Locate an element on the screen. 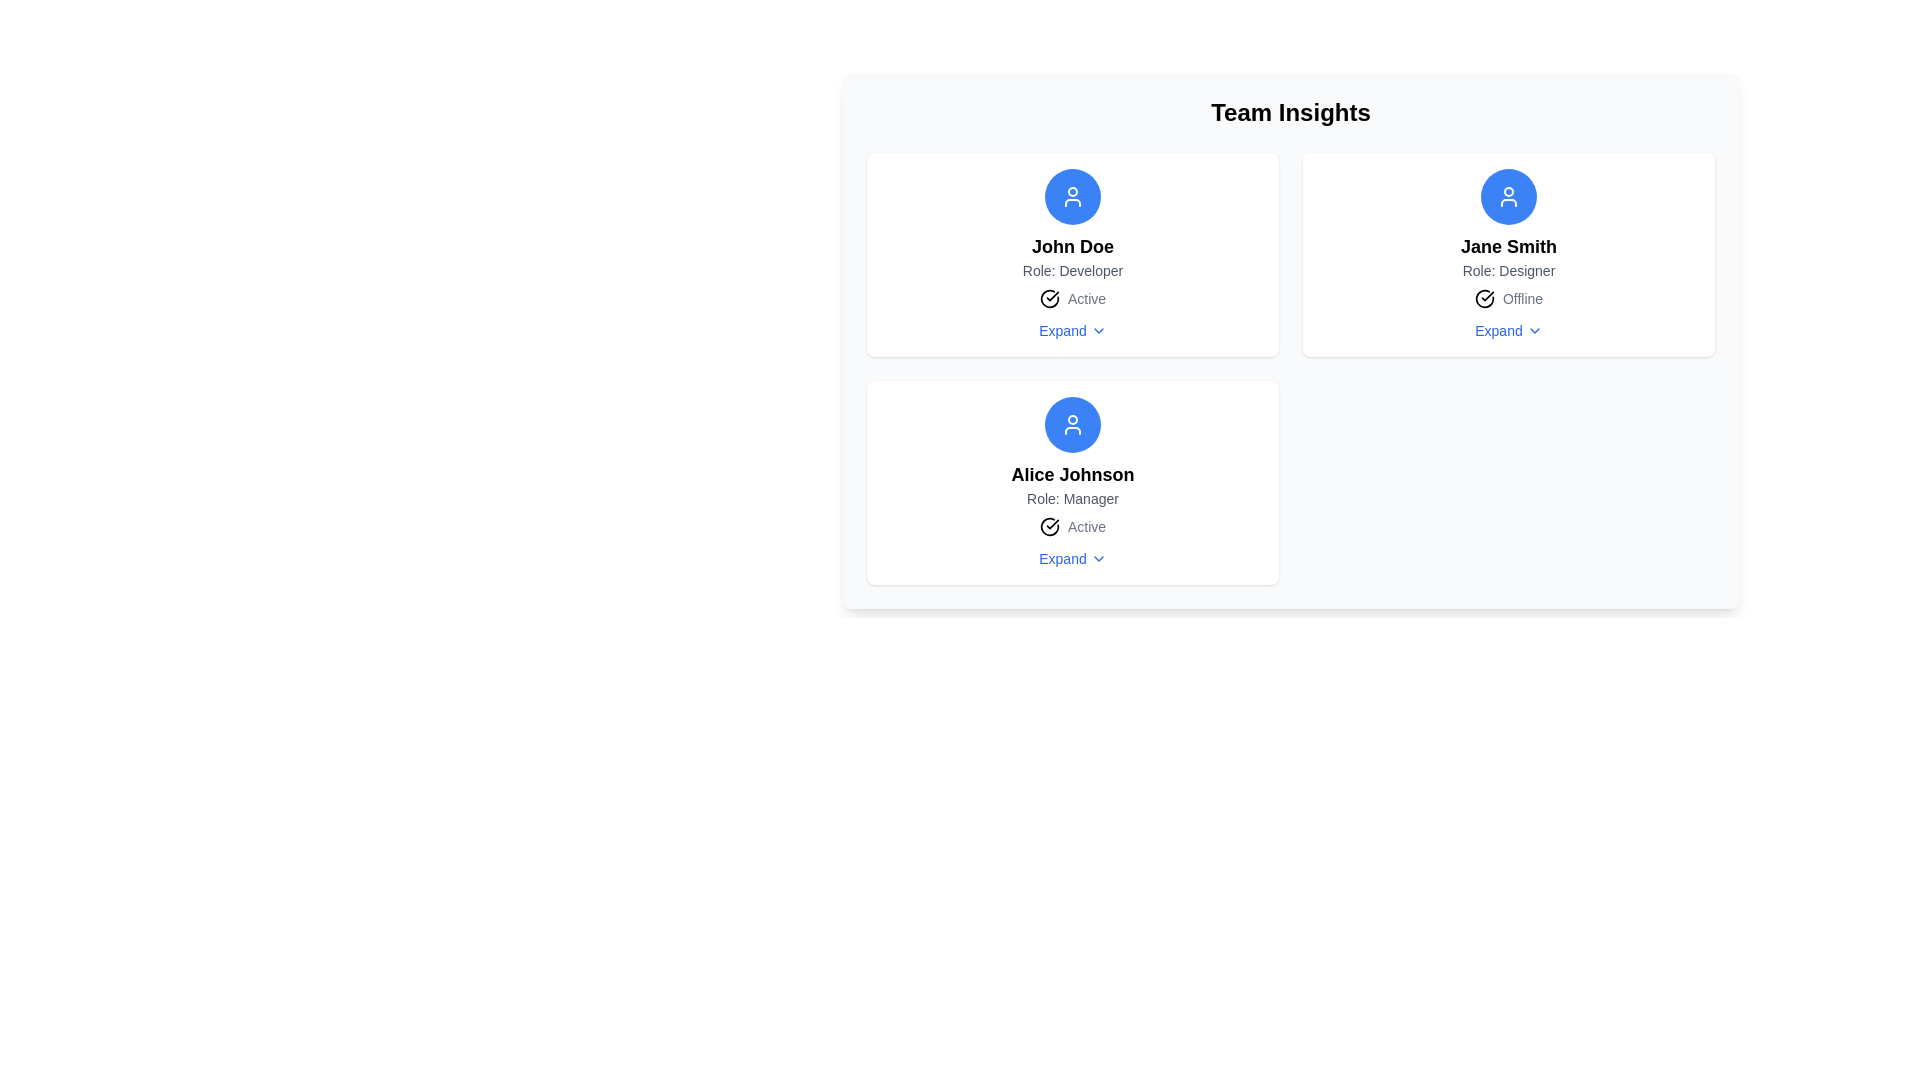 This screenshot has width=1920, height=1080. the 'Active' text label that is displayed in gray color, positioned within a card layout under the name 'John Doe', and aligned to the right of the status icon is located at coordinates (1085, 299).